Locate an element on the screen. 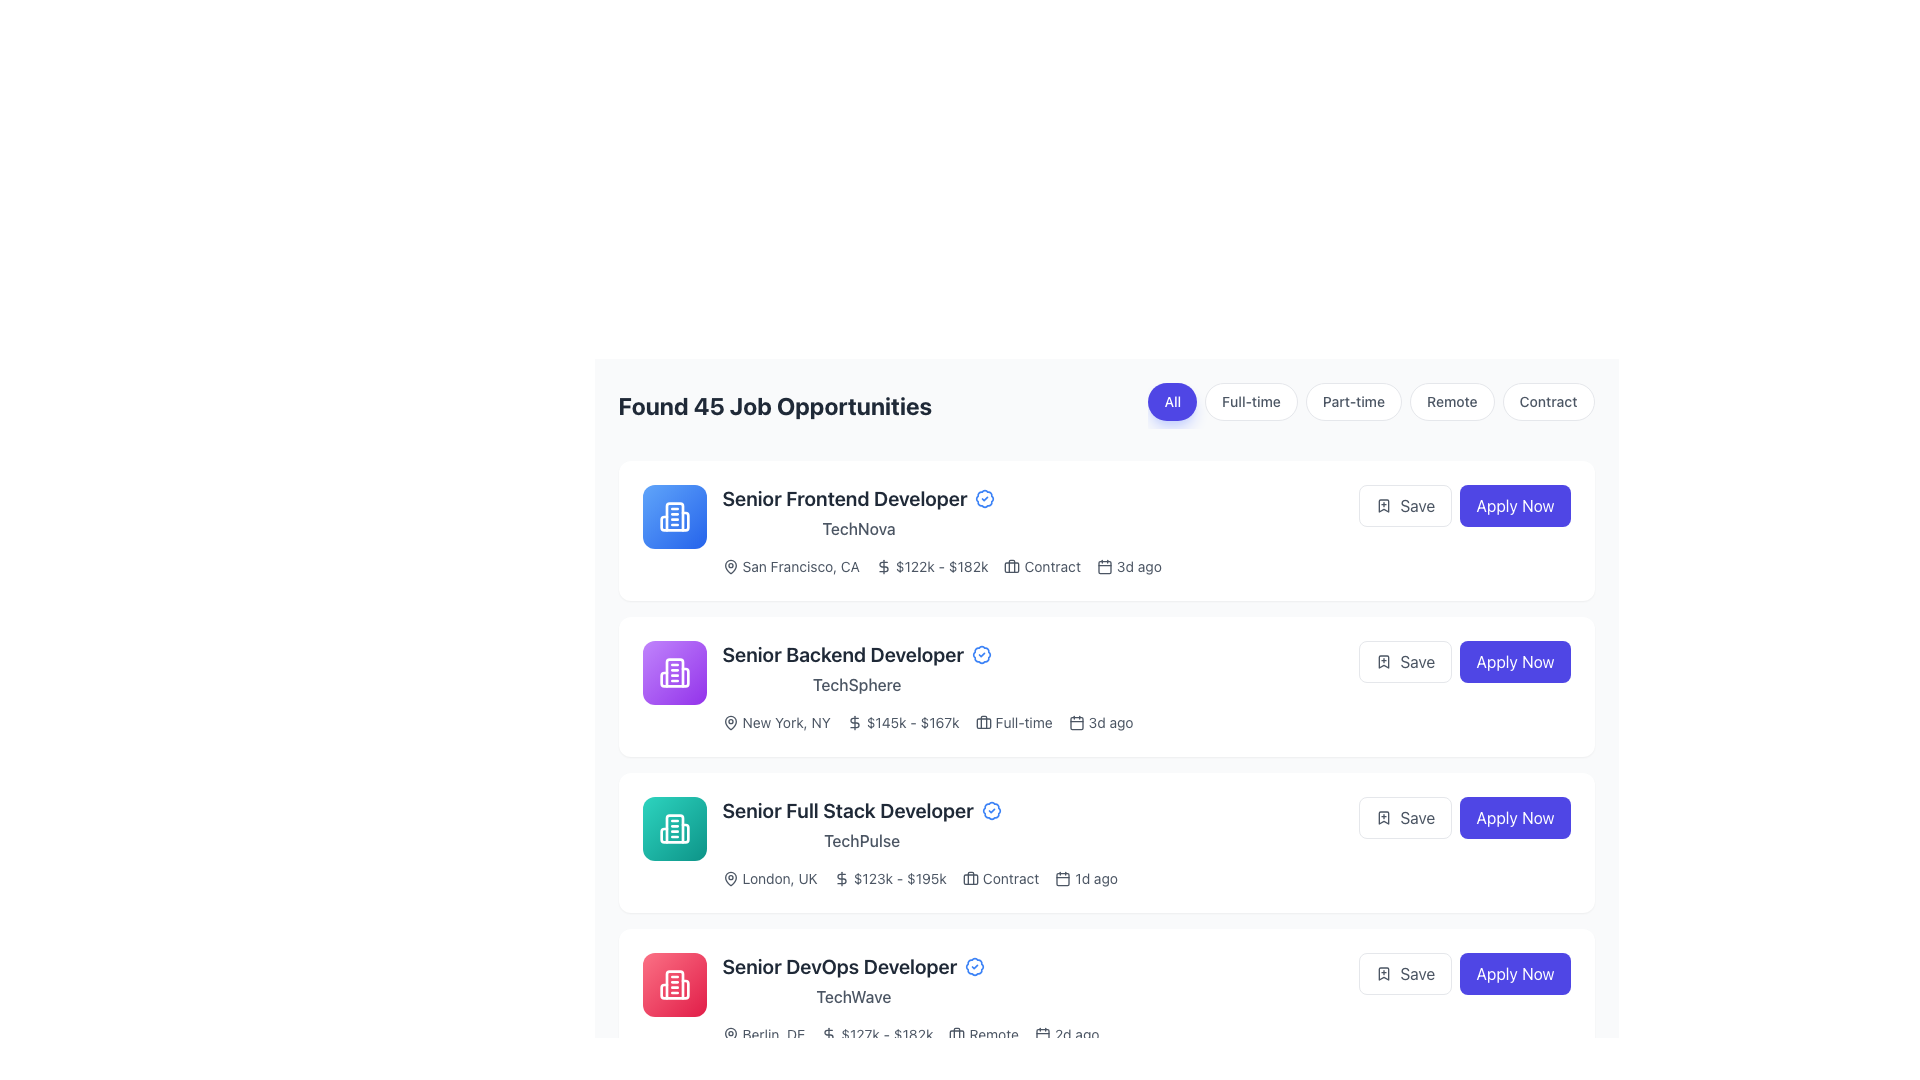 The image size is (1920, 1080). the blue circular badge icon with a white checkmark located to the right of the job title 'Senior DevOps Developer' is located at coordinates (975, 966).